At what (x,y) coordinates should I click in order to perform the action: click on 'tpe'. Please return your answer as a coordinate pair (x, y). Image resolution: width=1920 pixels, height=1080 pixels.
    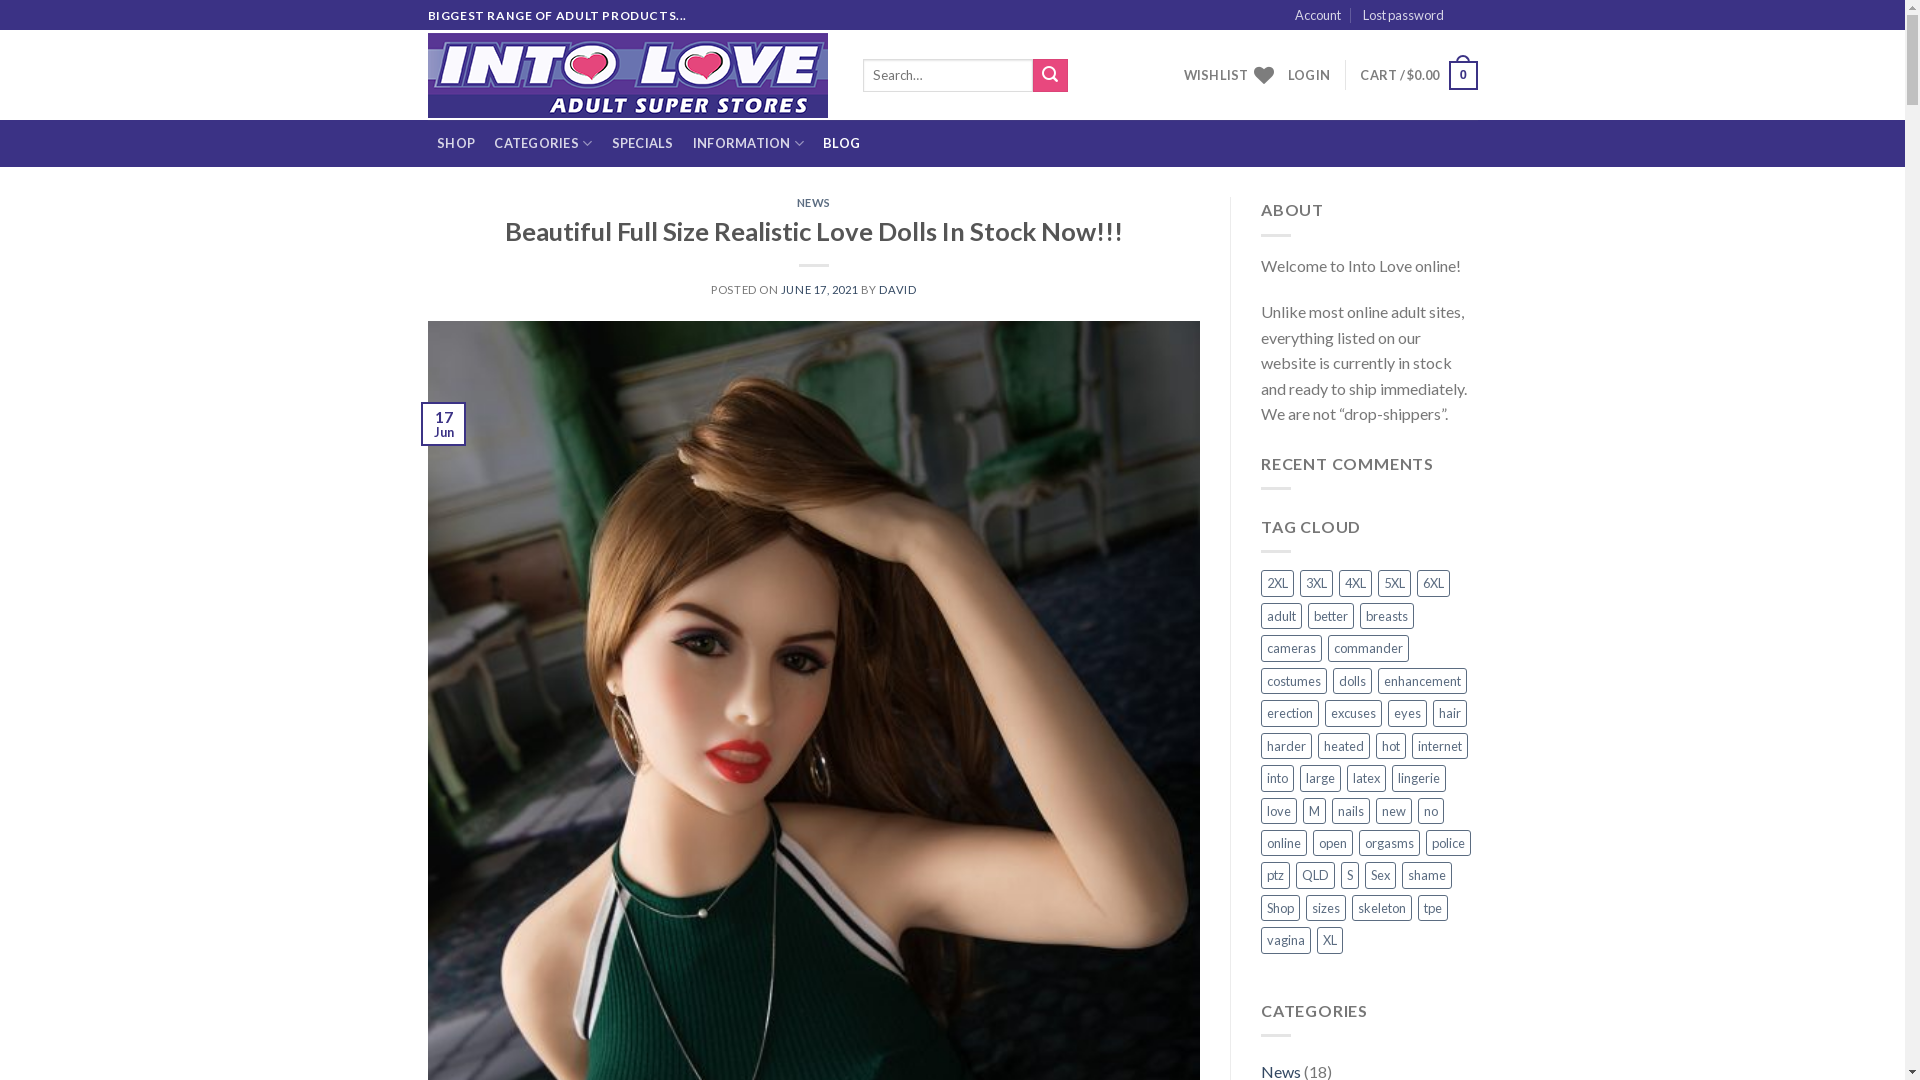
    Looking at the image, I should click on (1432, 907).